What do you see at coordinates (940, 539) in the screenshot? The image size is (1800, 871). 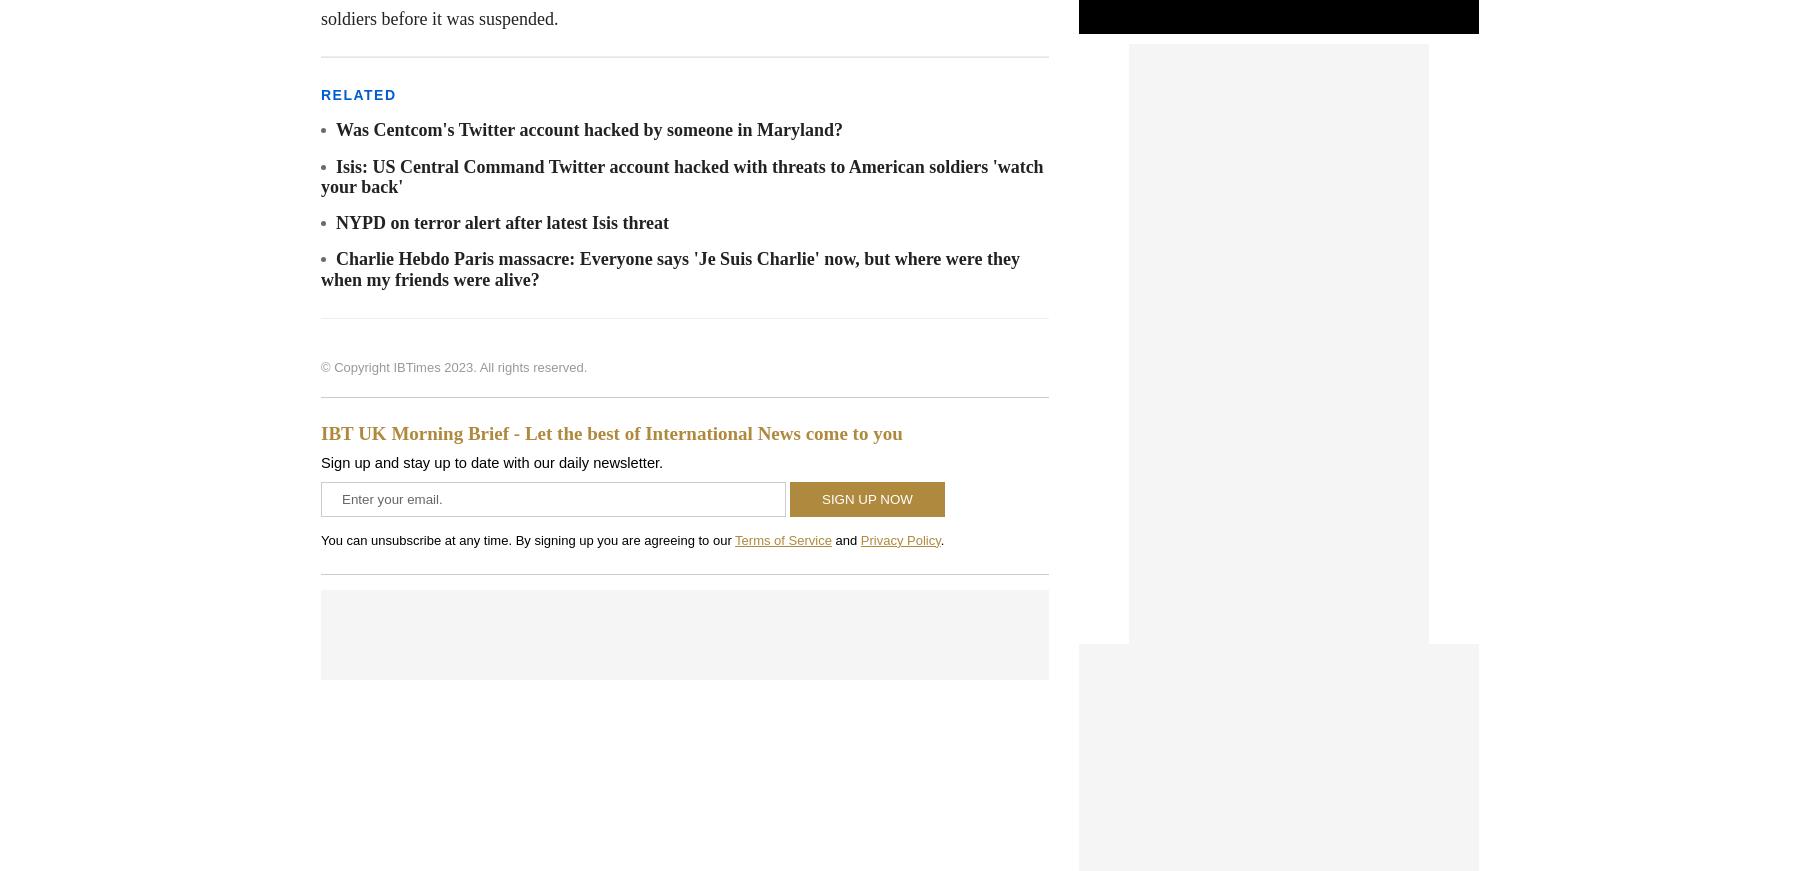 I see `'.'` at bounding box center [940, 539].